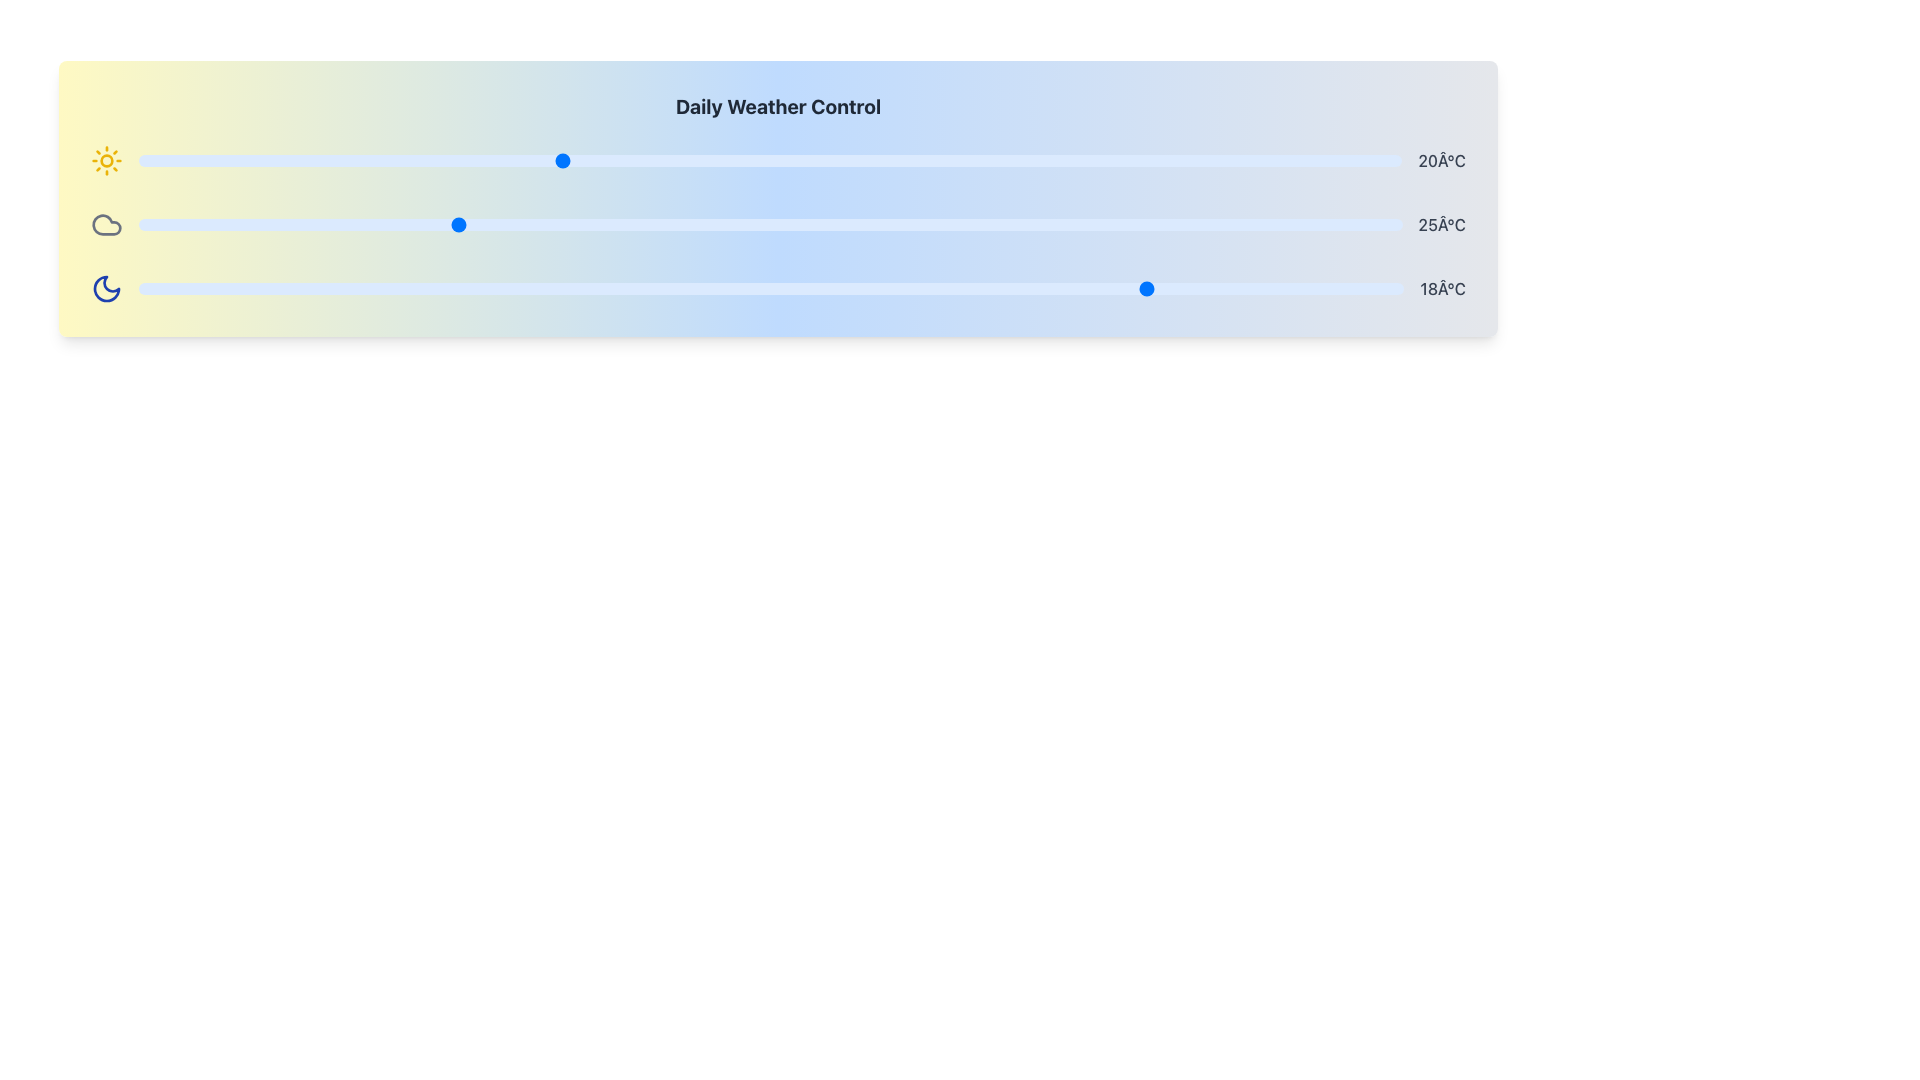 This screenshot has width=1920, height=1080. I want to click on the morning temperature, so click(644, 160).